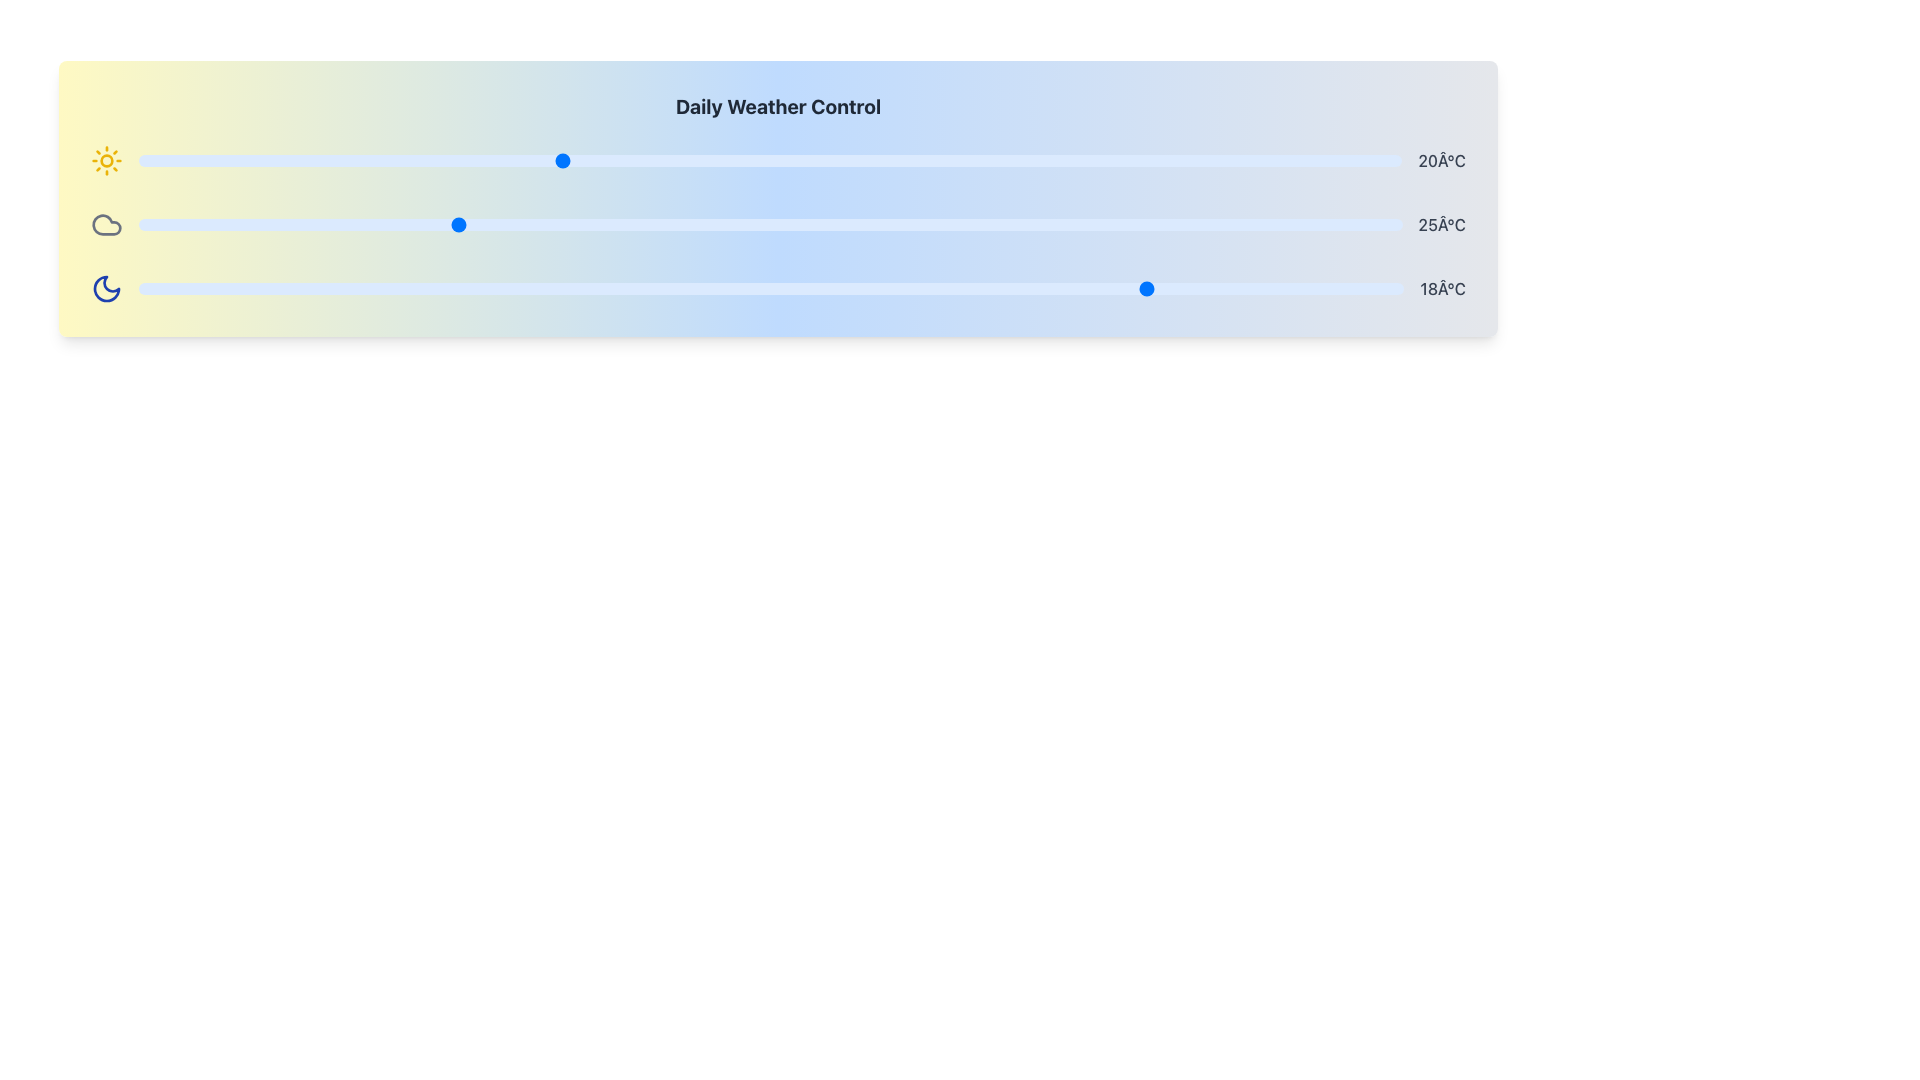 This screenshot has width=1920, height=1080. I want to click on the morning temperature, so click(644, 160).